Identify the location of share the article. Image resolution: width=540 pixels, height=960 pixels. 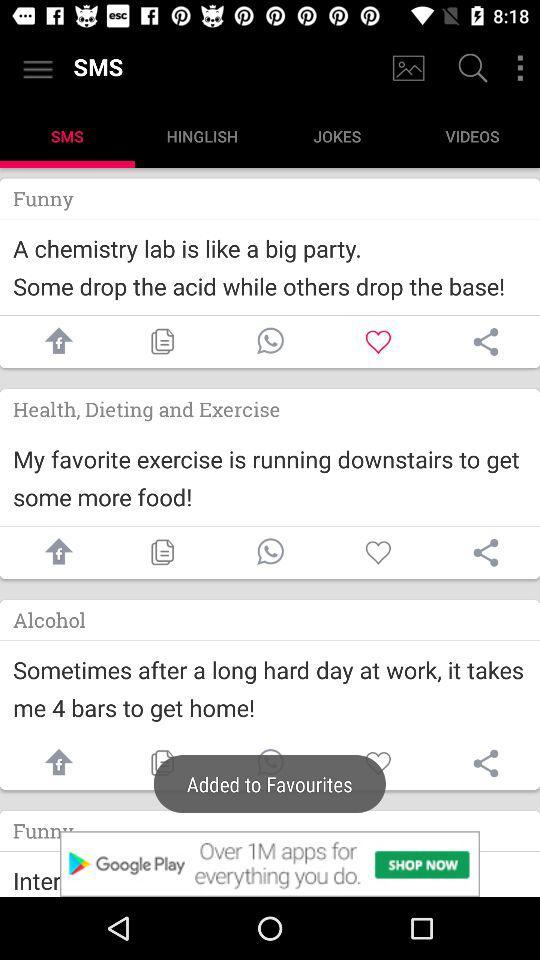
(485, 342).